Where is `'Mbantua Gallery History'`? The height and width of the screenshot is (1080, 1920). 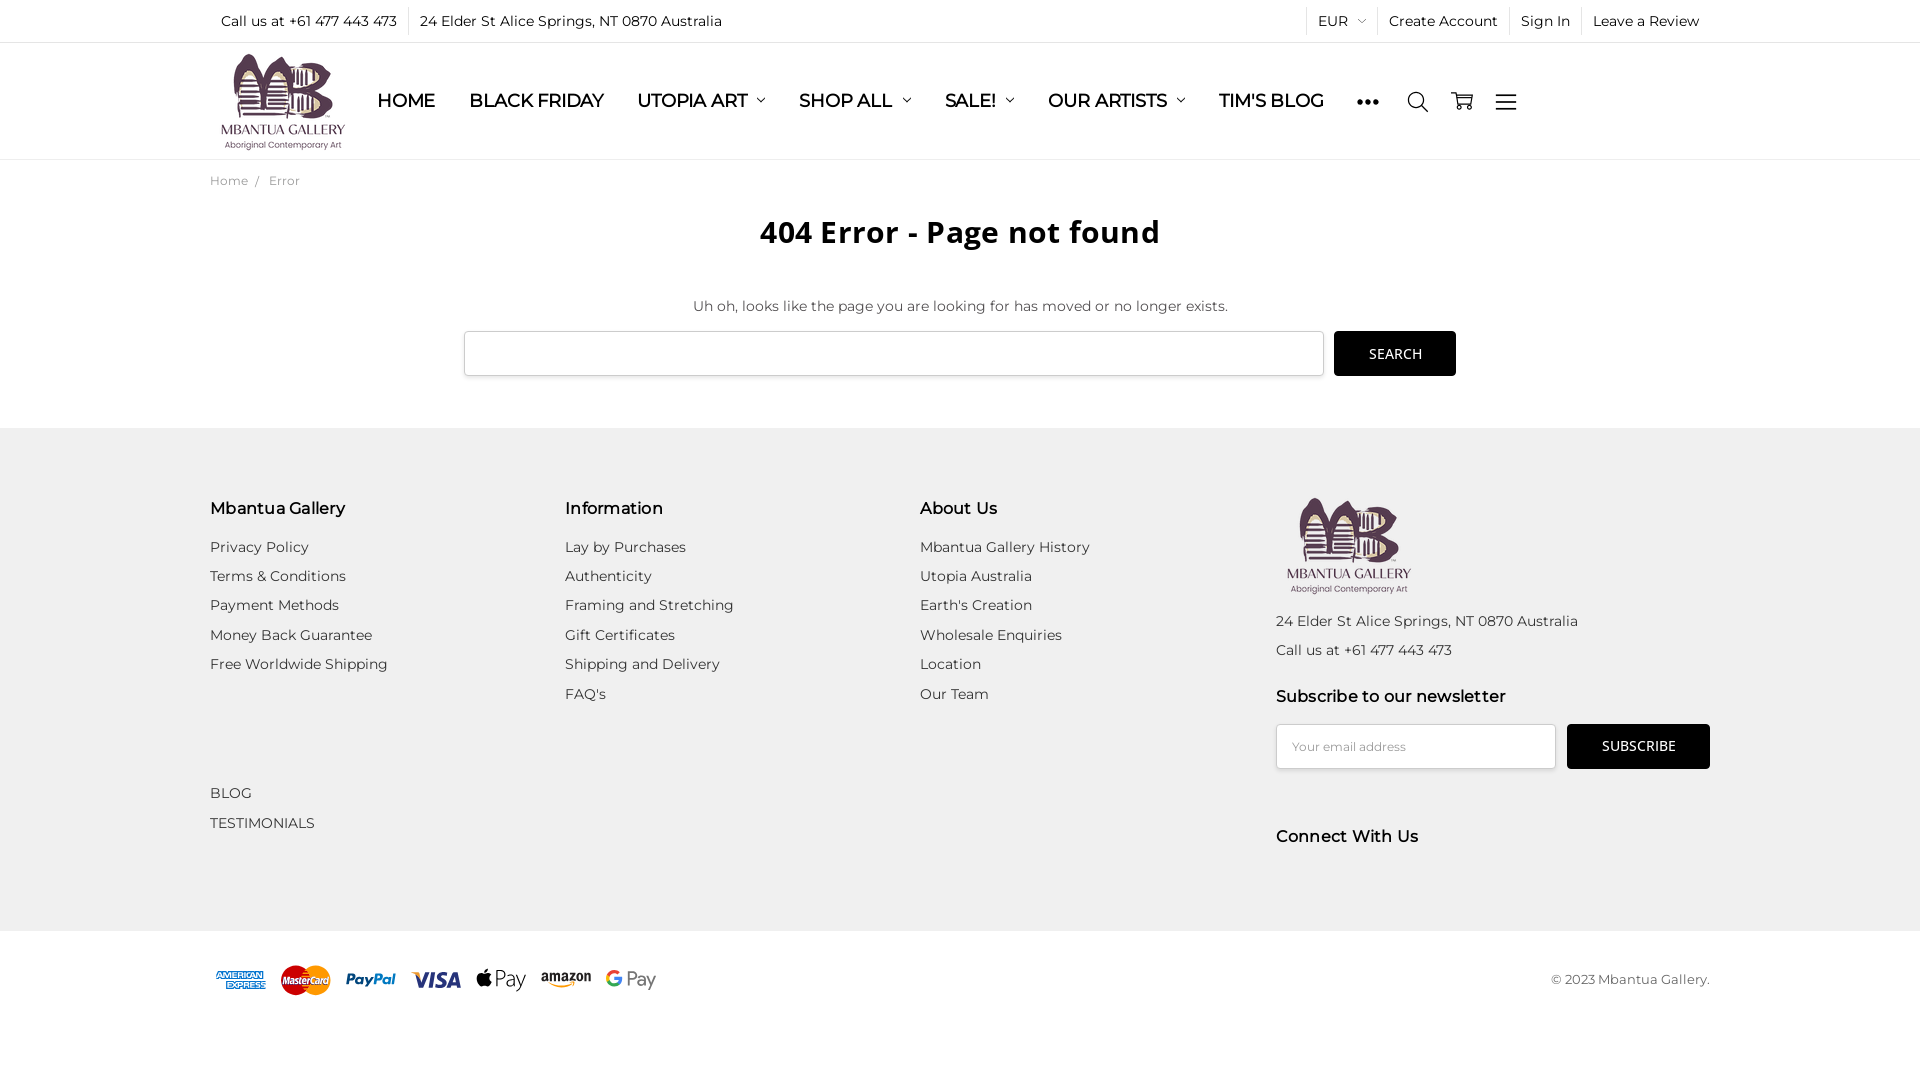
'Mbantua Gallery History' is located at coordinates (1004, 547).